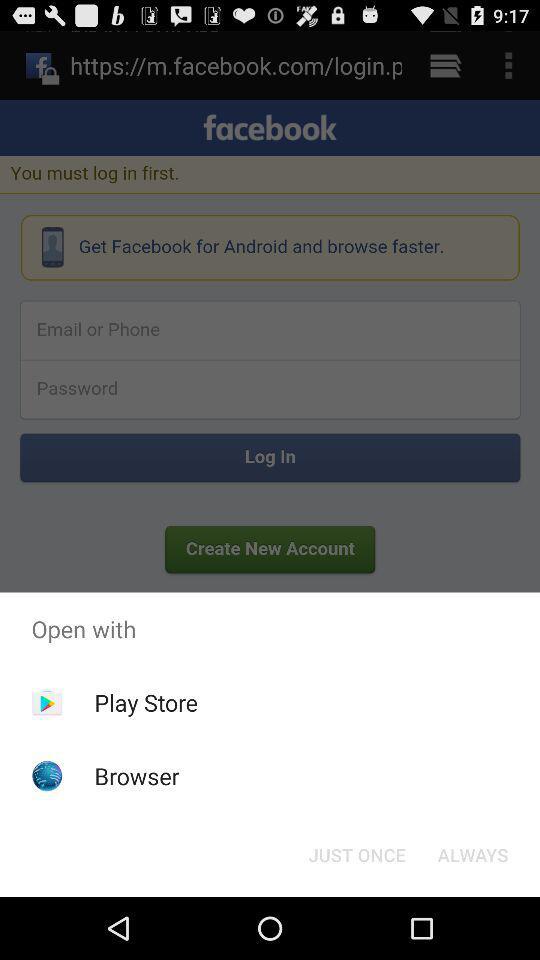 The height and width of the screenshot is (960, 540). I want to click on the browser, so click(136, 775).